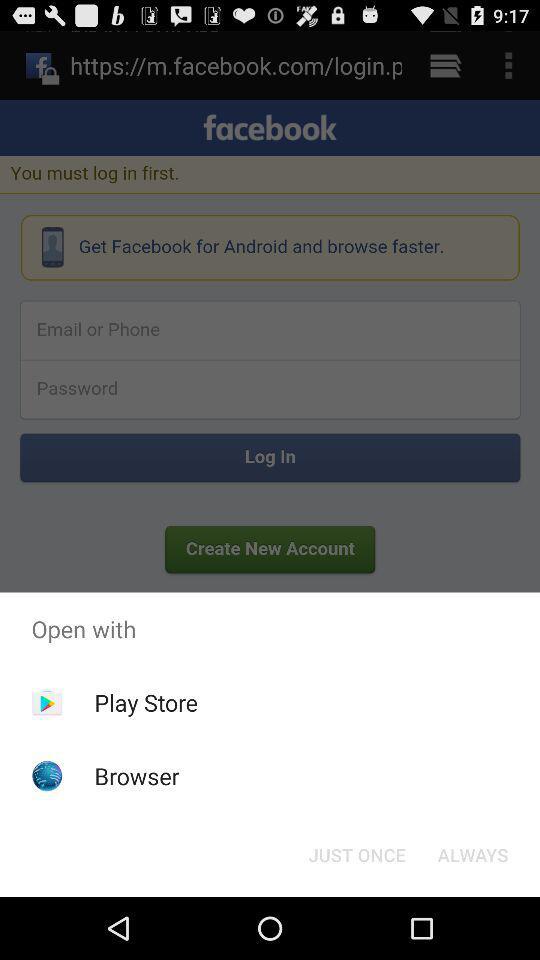 The height and width of the screenshot is (960, 540). I want to click on the browser, so click(136, 775).